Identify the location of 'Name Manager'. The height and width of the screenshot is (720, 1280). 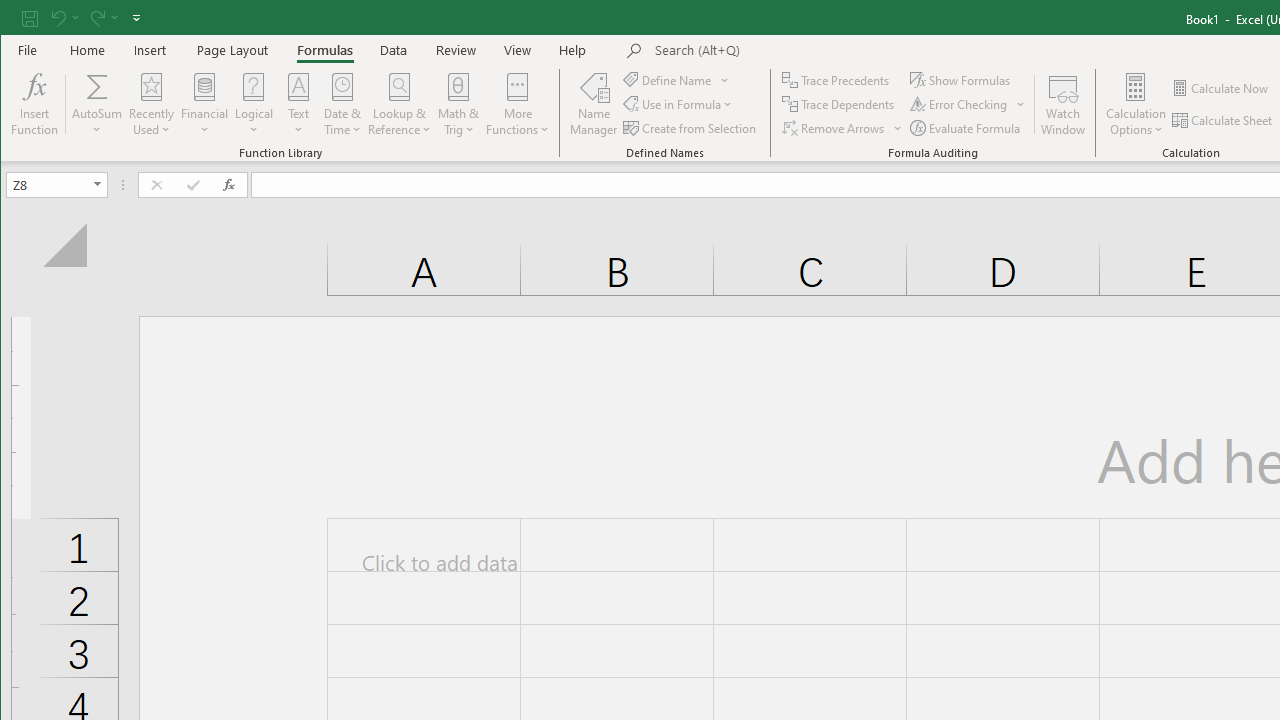
(592, 104).